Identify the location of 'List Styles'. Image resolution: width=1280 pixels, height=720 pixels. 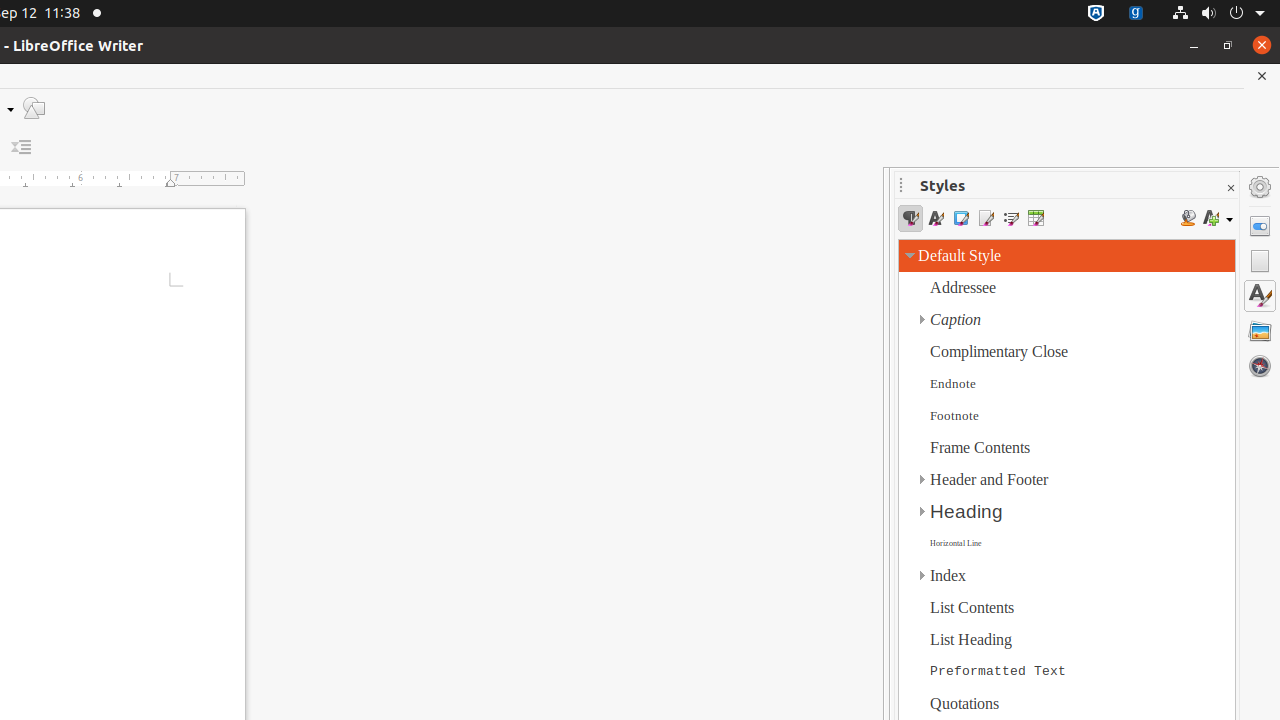
(1010, 218).